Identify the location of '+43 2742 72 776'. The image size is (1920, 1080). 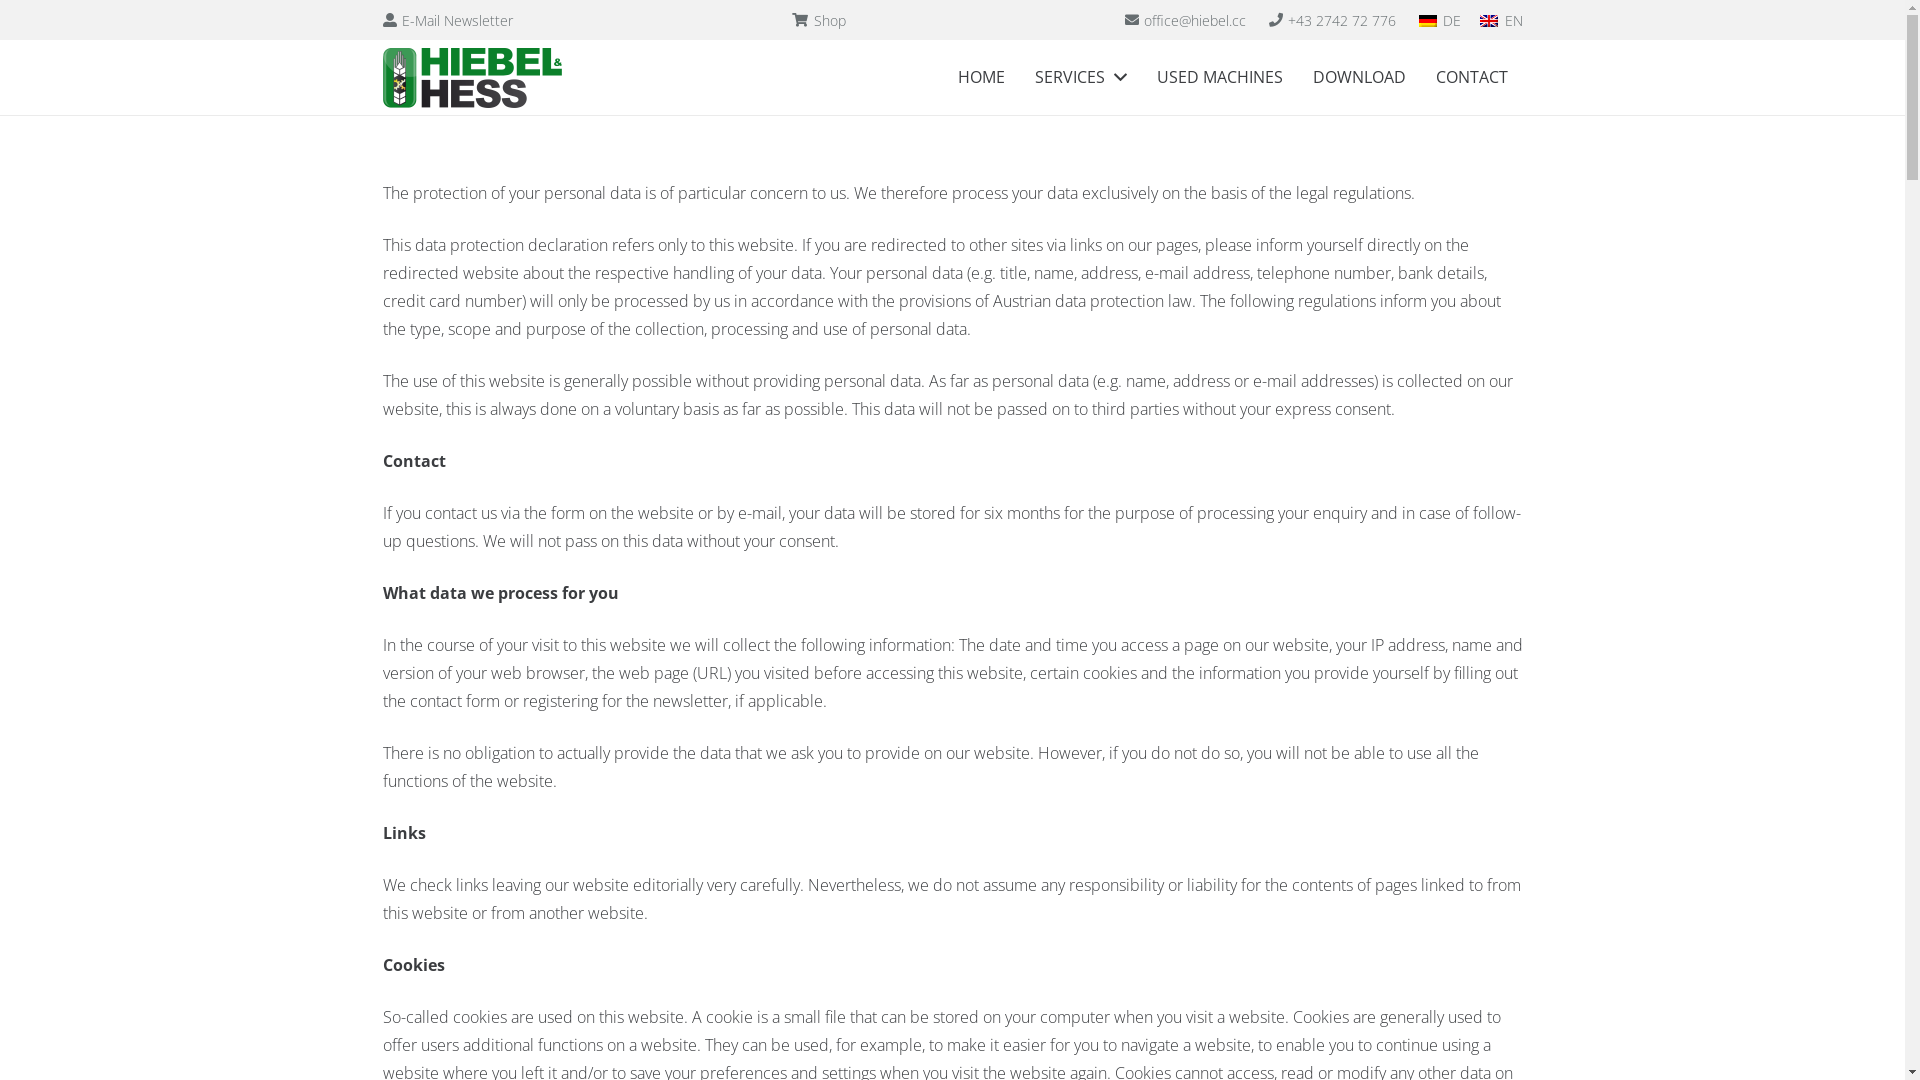
(1267, 19).